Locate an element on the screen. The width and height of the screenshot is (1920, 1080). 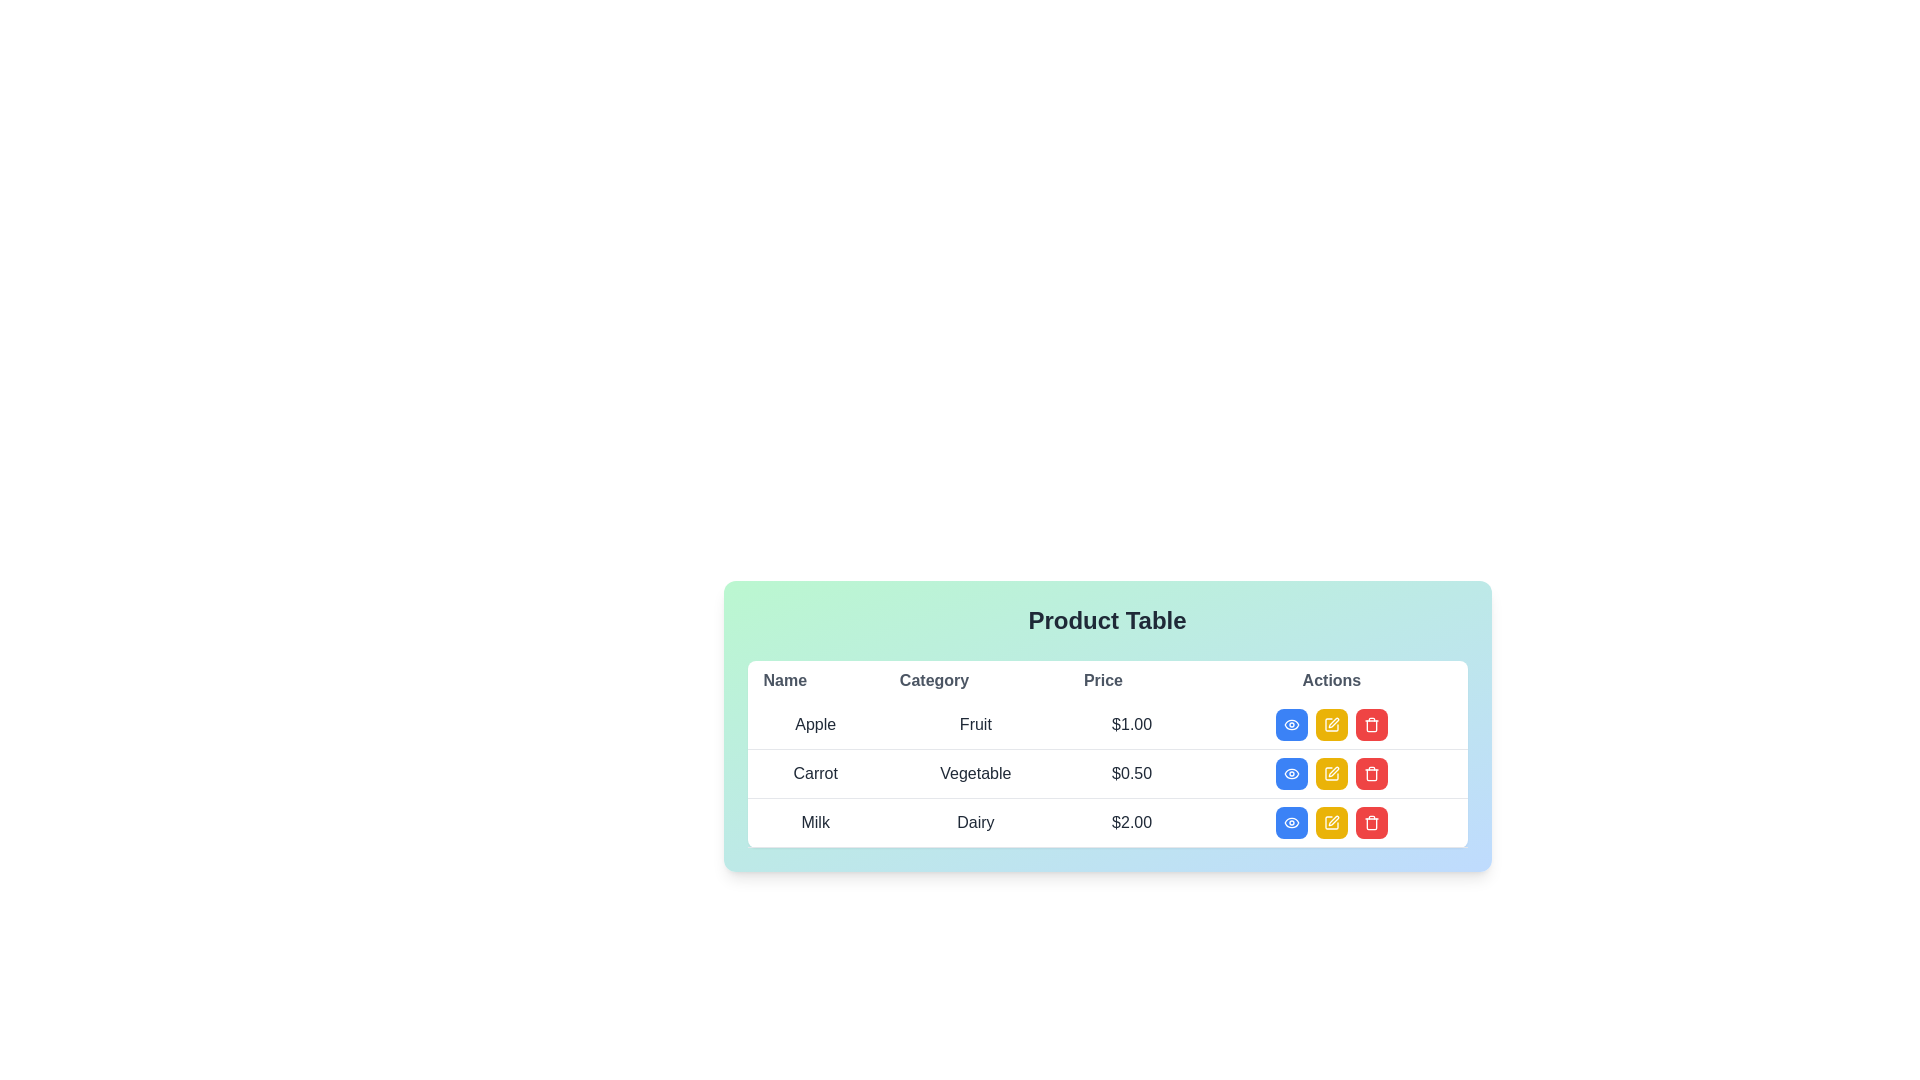
the edit control button for the 'Milk' row item in the 'Actions' column is located at coordinates (1331, 822).